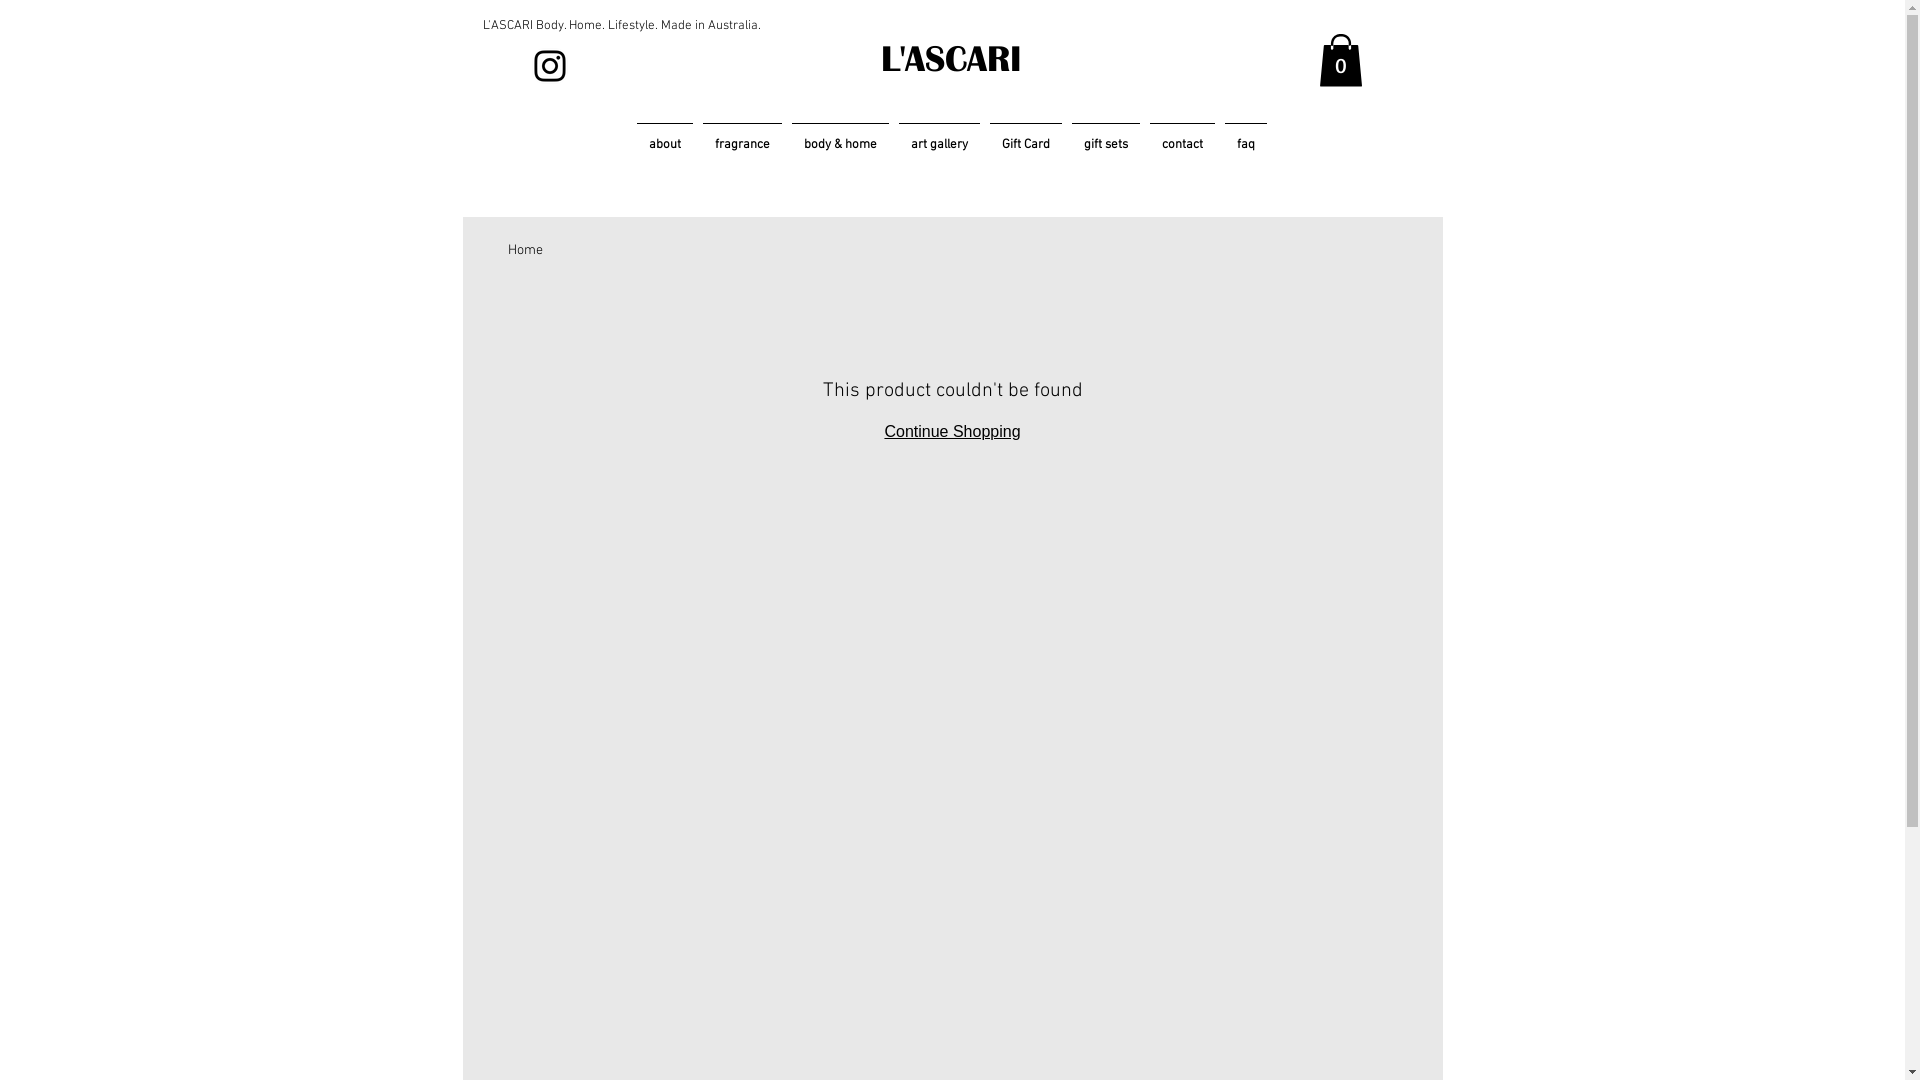 This screenshot has width=1920, height=1080. I want to click on 'body & home', so click(785, 135).